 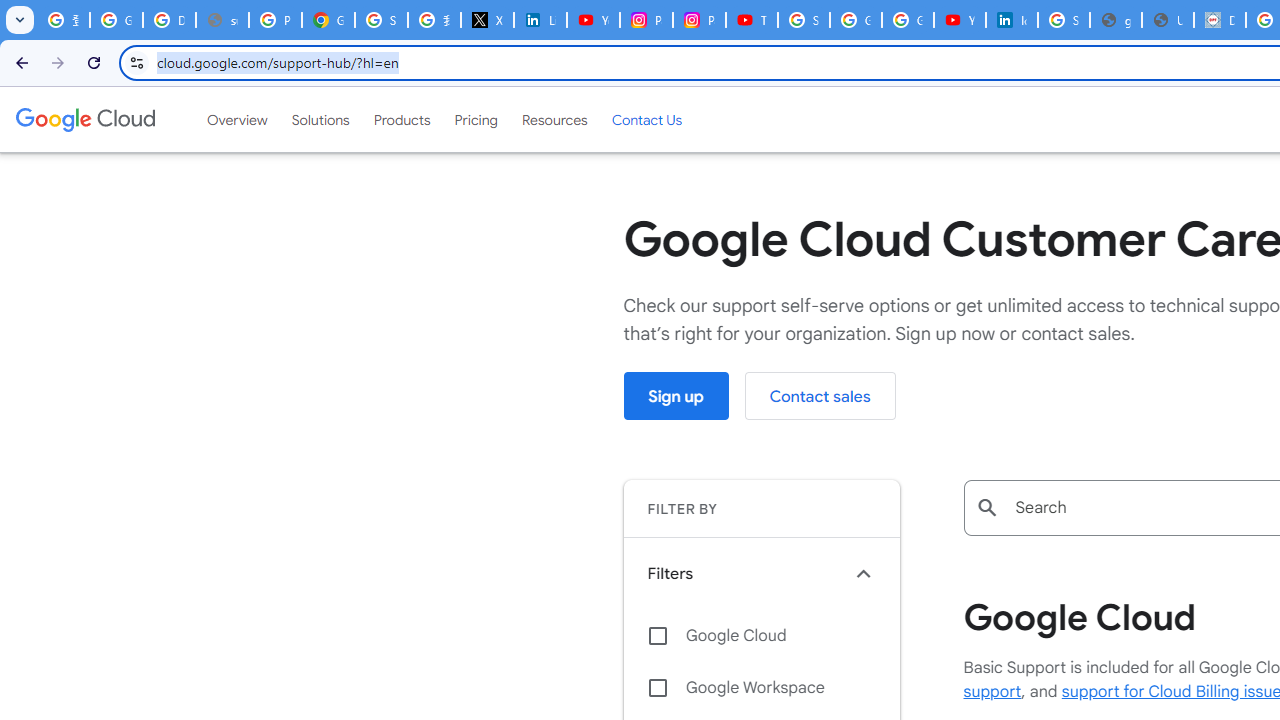 What do you see at coordinates (1218, 20) in the screenshot?
I see `'Data Privacy Framework'` at bounding box center [1218, 20].